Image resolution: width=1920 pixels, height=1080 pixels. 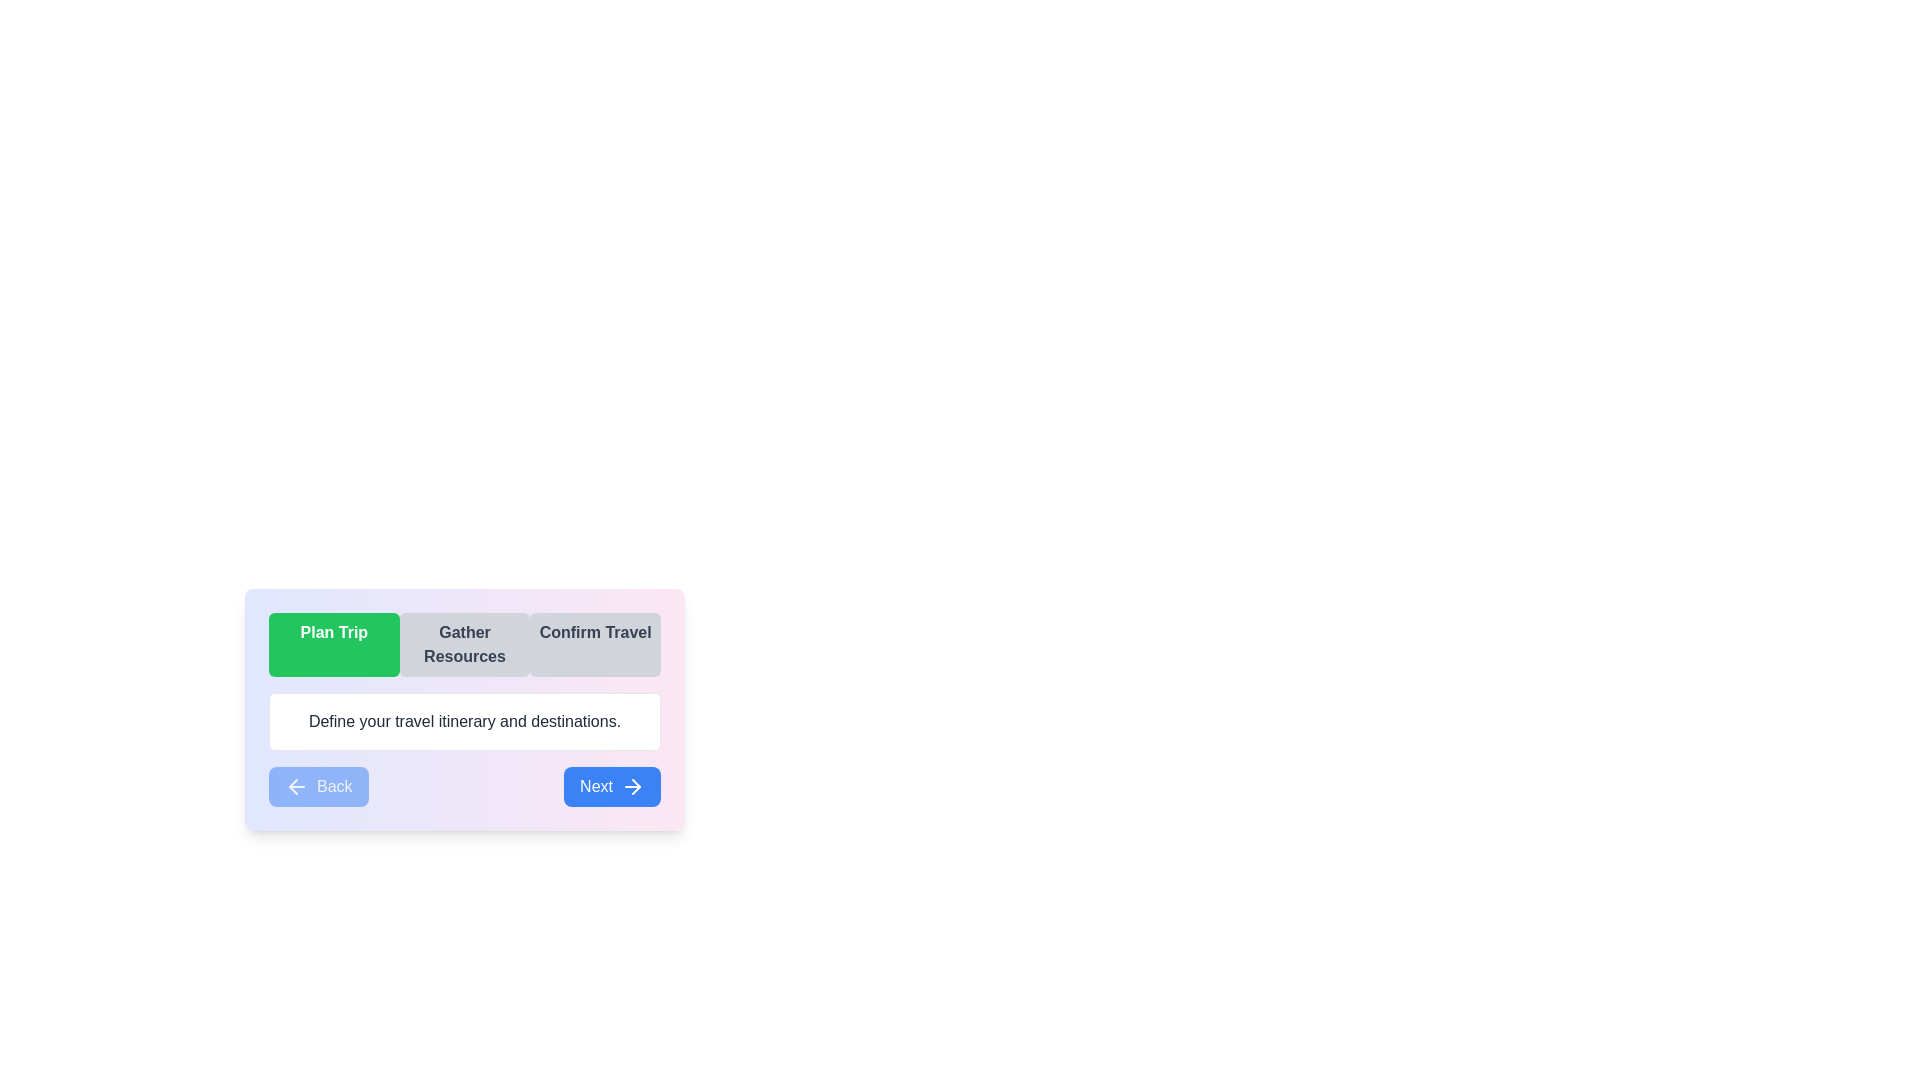 I want to click on the 'Confirm Travel' button, which is the third button in a horizontal group of three buttons used for step-by-step navigation, so click(x=594, y=644).